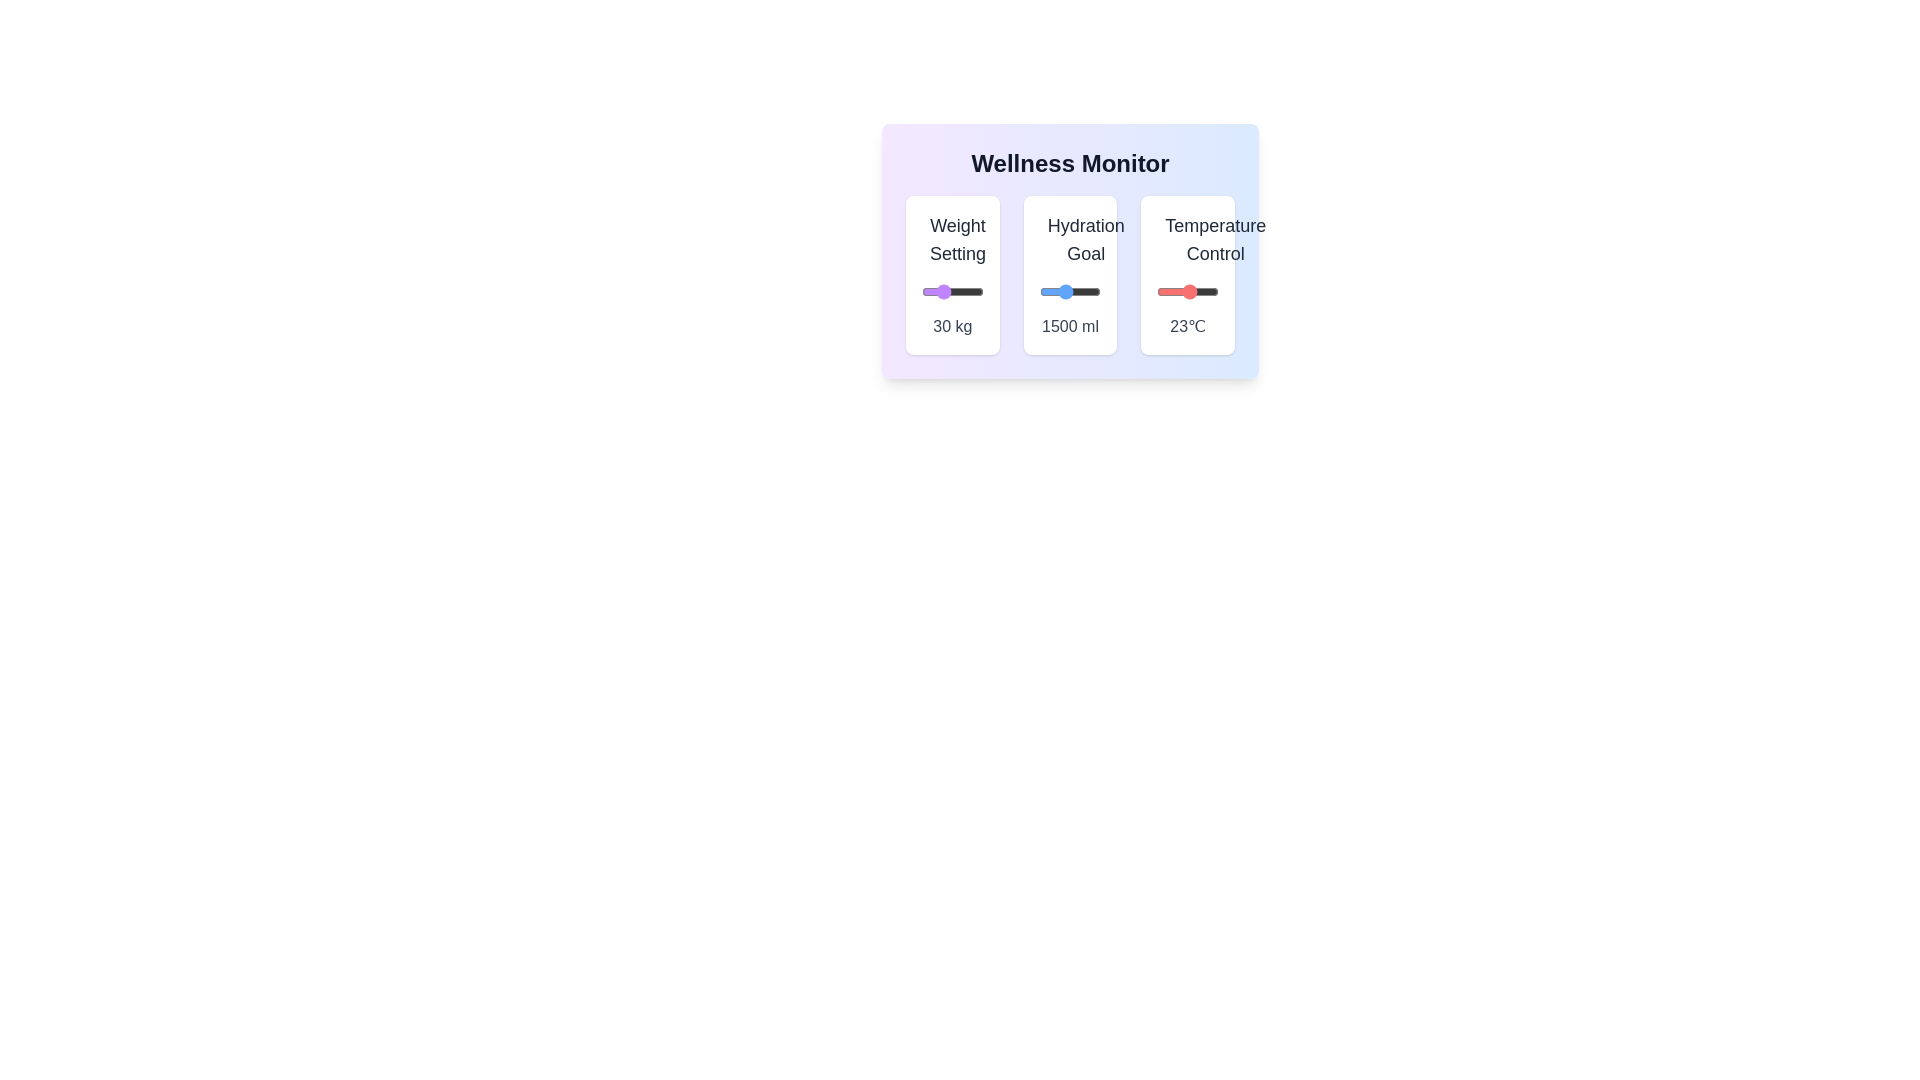  I want to click on the temperature, so click(1172, 292).